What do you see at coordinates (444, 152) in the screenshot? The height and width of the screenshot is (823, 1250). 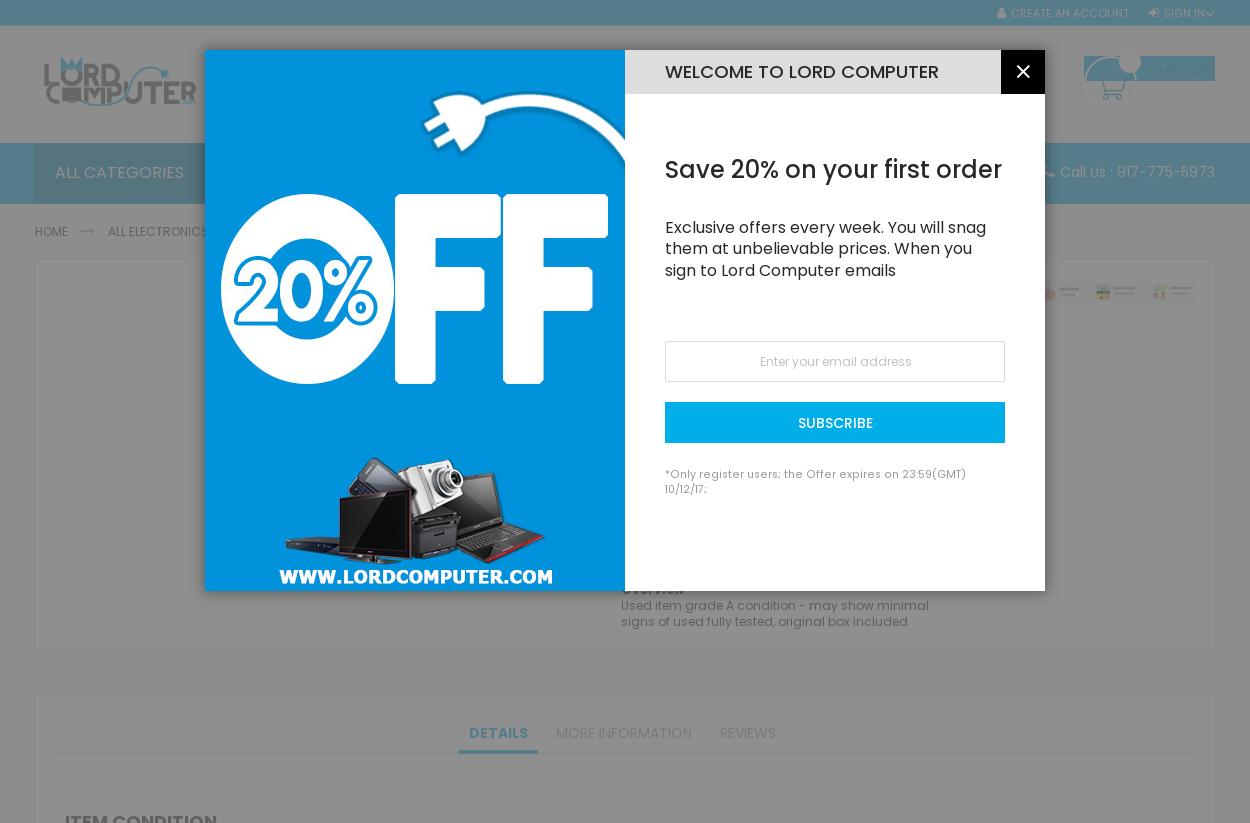 I see `'All Computers'` at bounding box center [444, 152].